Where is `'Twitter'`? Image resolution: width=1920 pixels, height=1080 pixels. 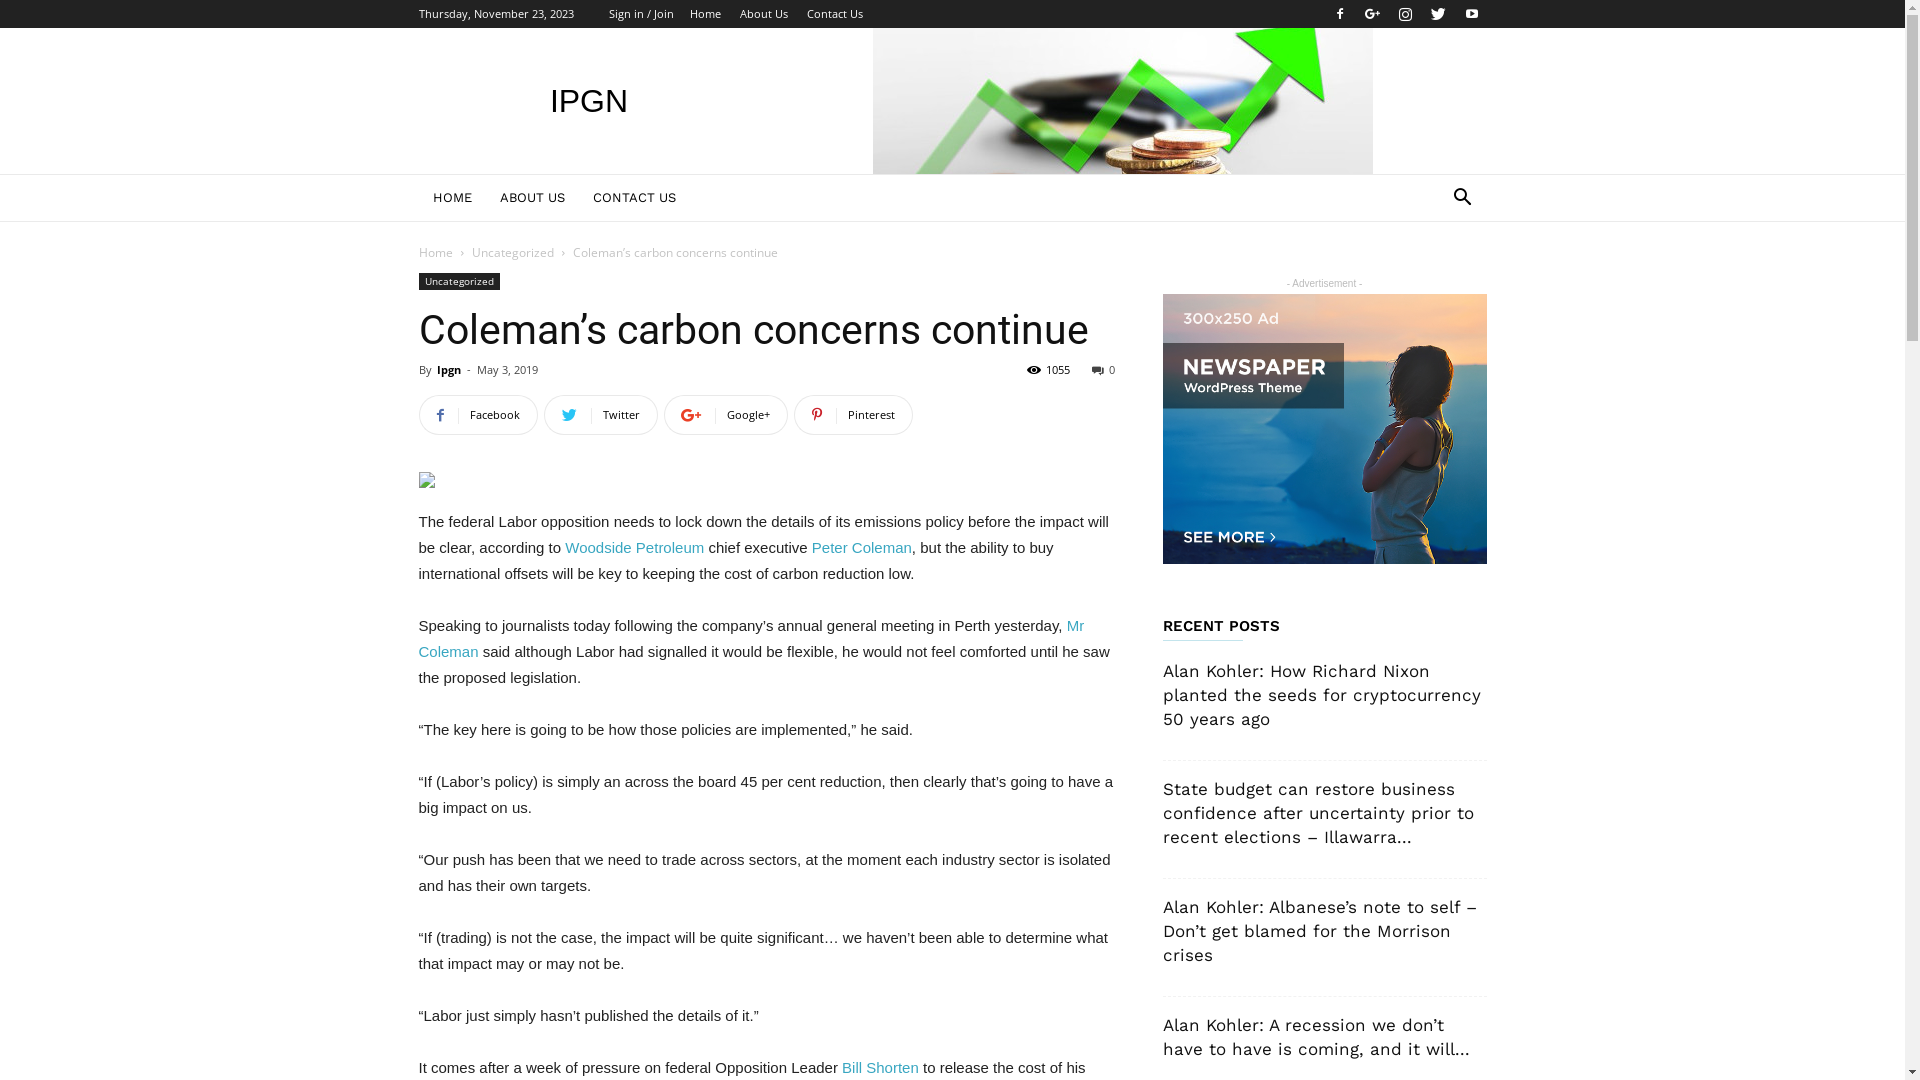 'Twitter' is located at coordinates (1438, 14).